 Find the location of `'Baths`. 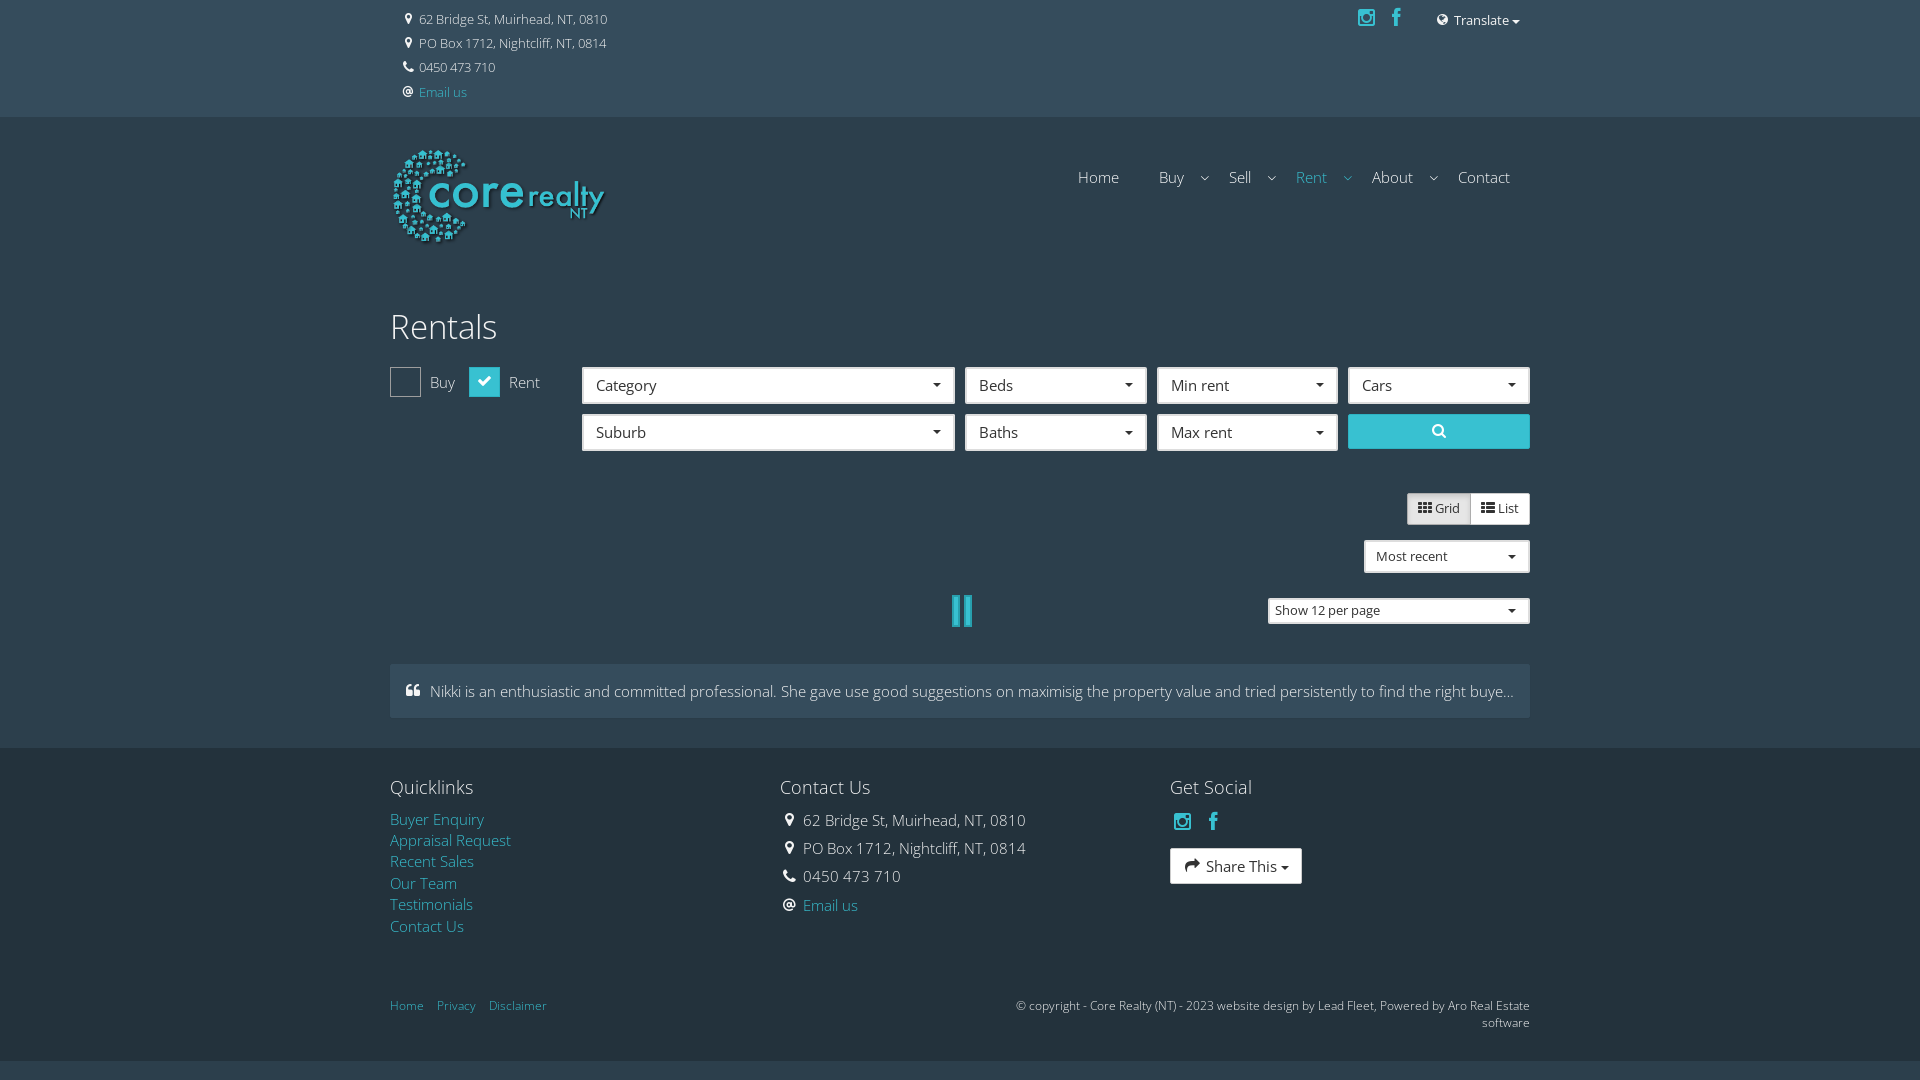

'Baths is located at coordinates (1055, 431).